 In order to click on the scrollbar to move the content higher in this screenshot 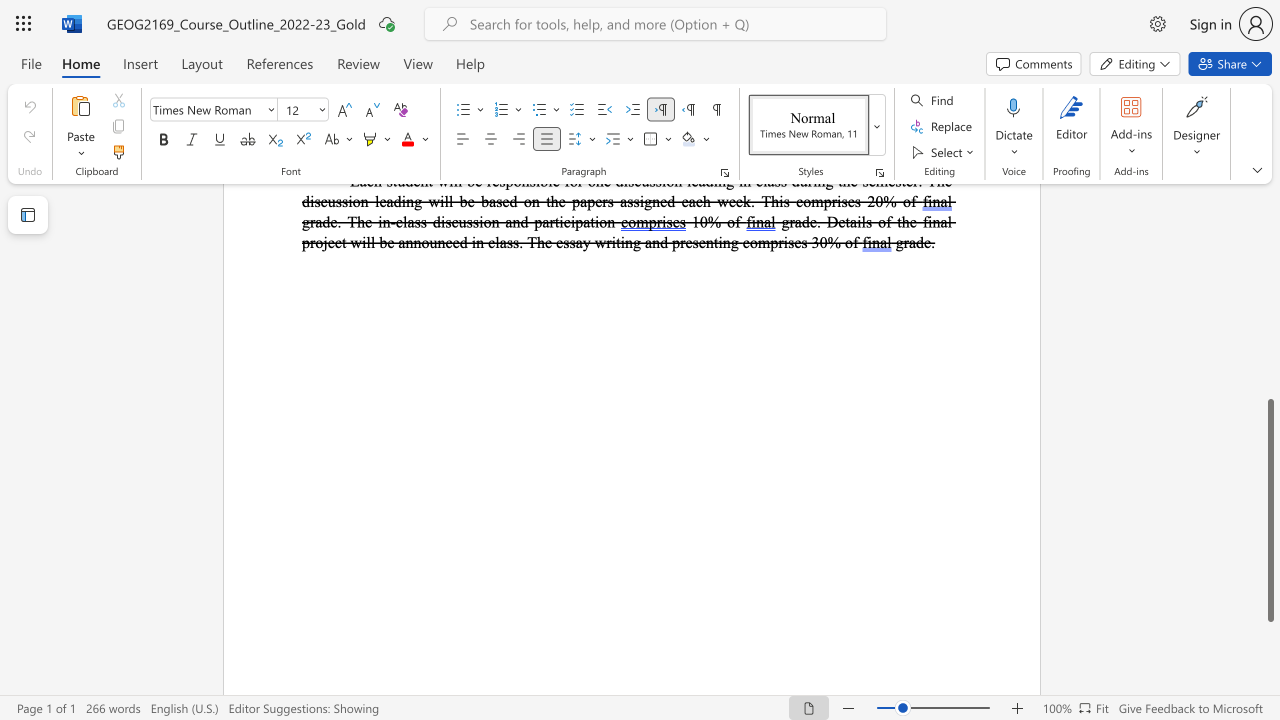, I will do `click(1269, 370)`.